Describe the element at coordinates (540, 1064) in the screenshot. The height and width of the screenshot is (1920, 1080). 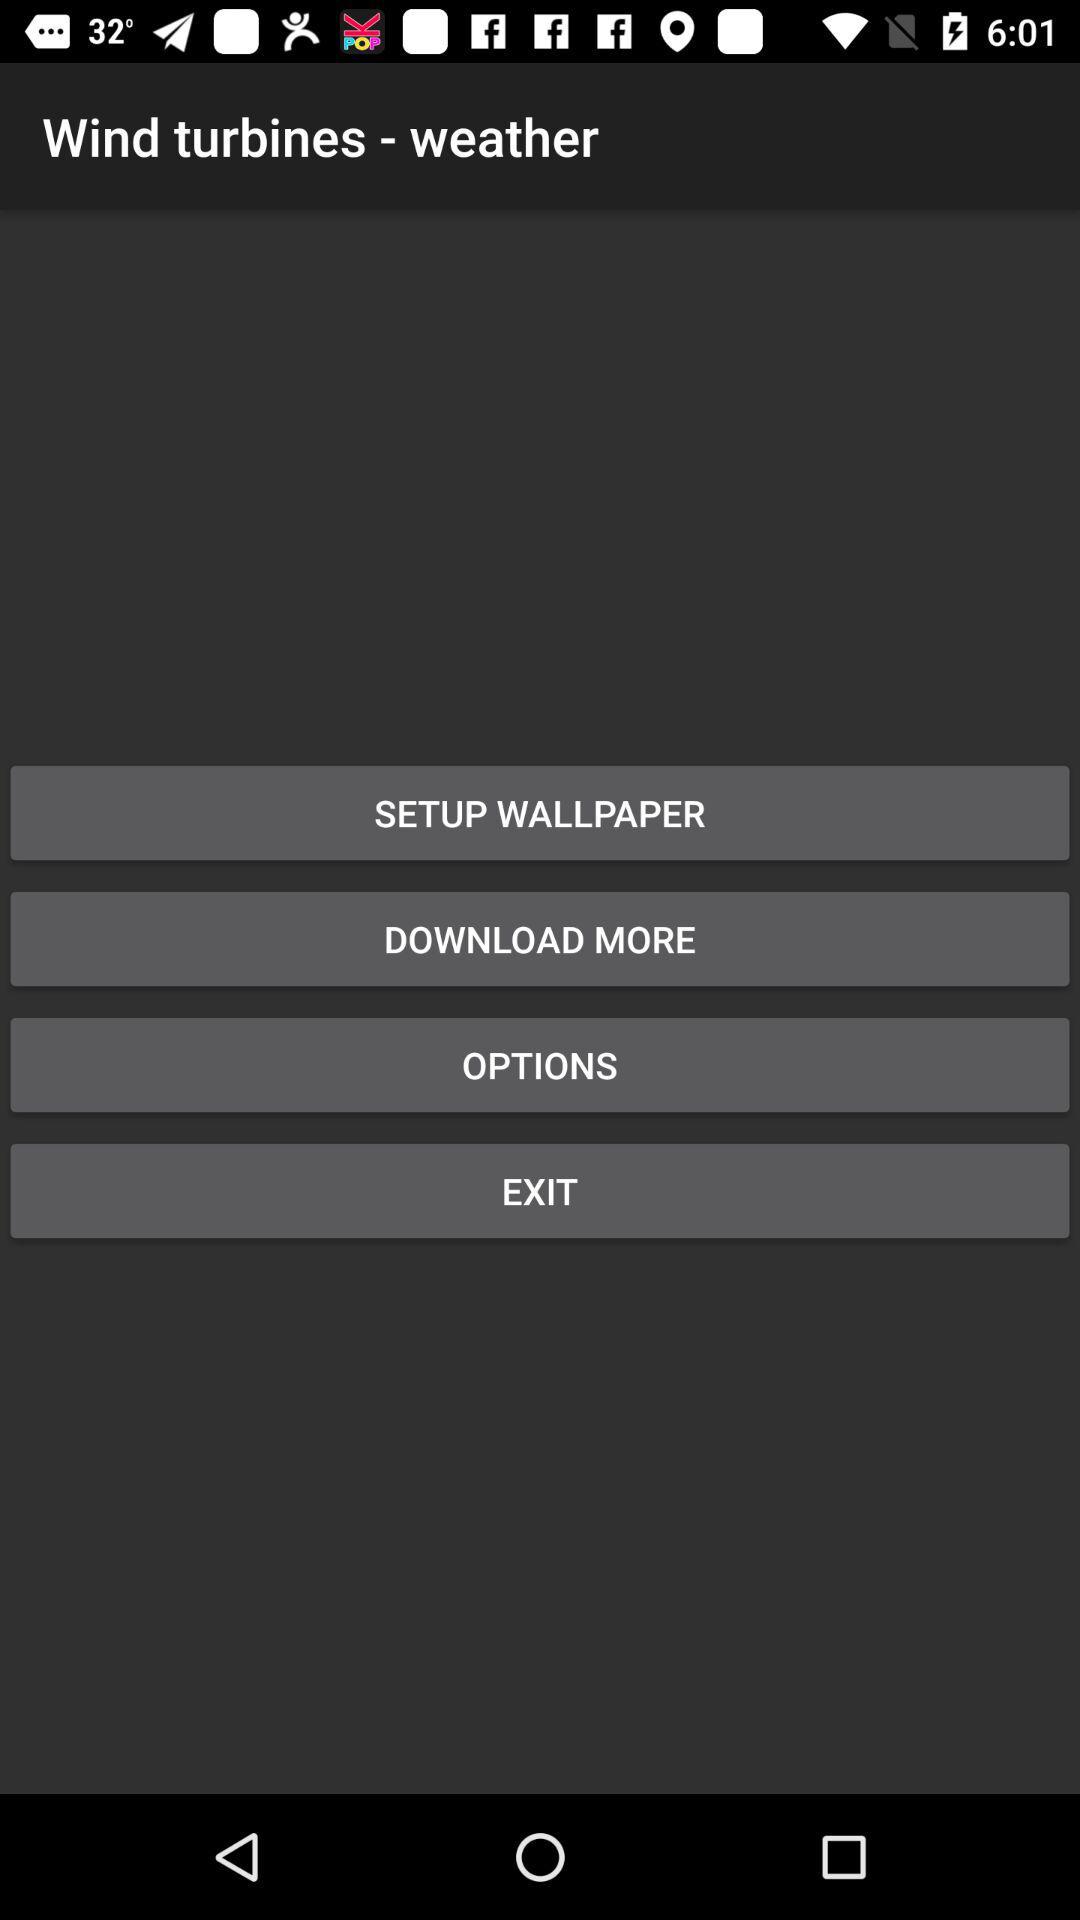
I see `item below the download more icon` at that location.